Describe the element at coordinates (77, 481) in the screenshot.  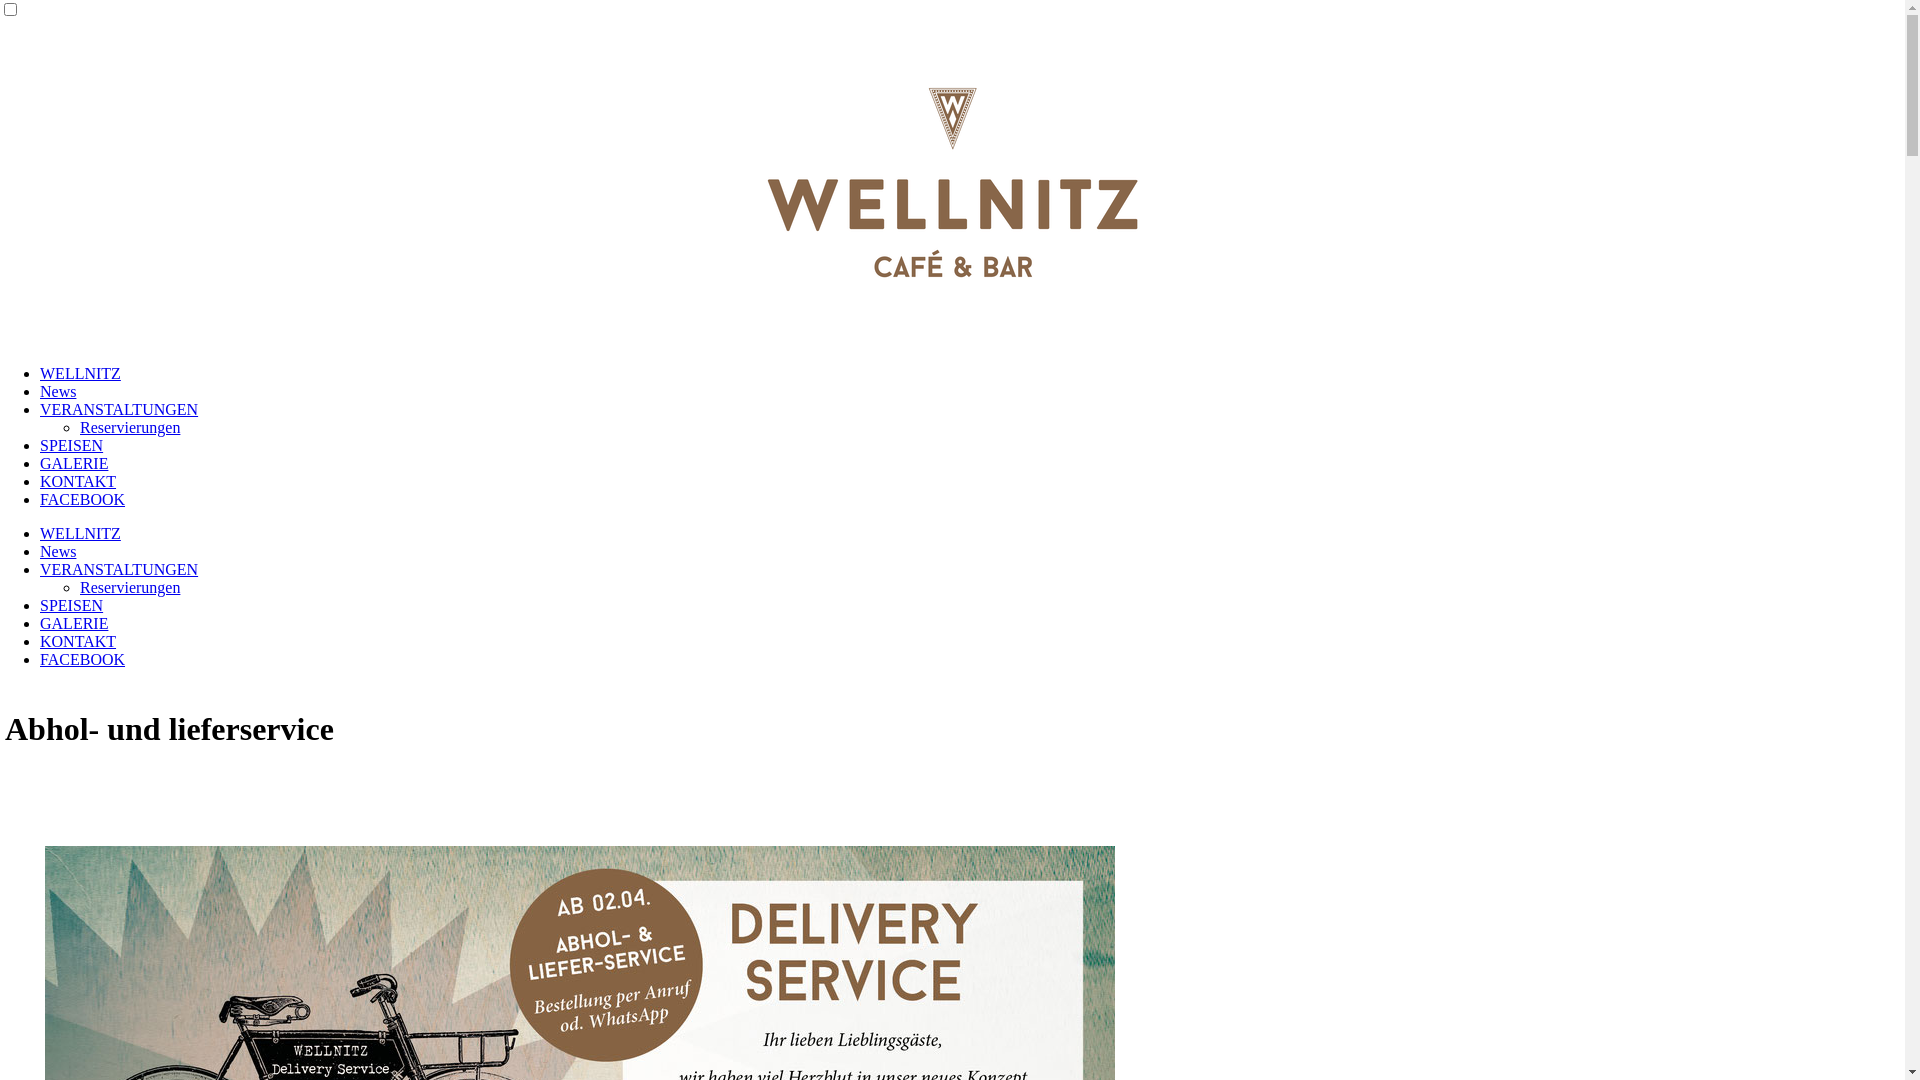
I see `'KONTAKT'` at that location.